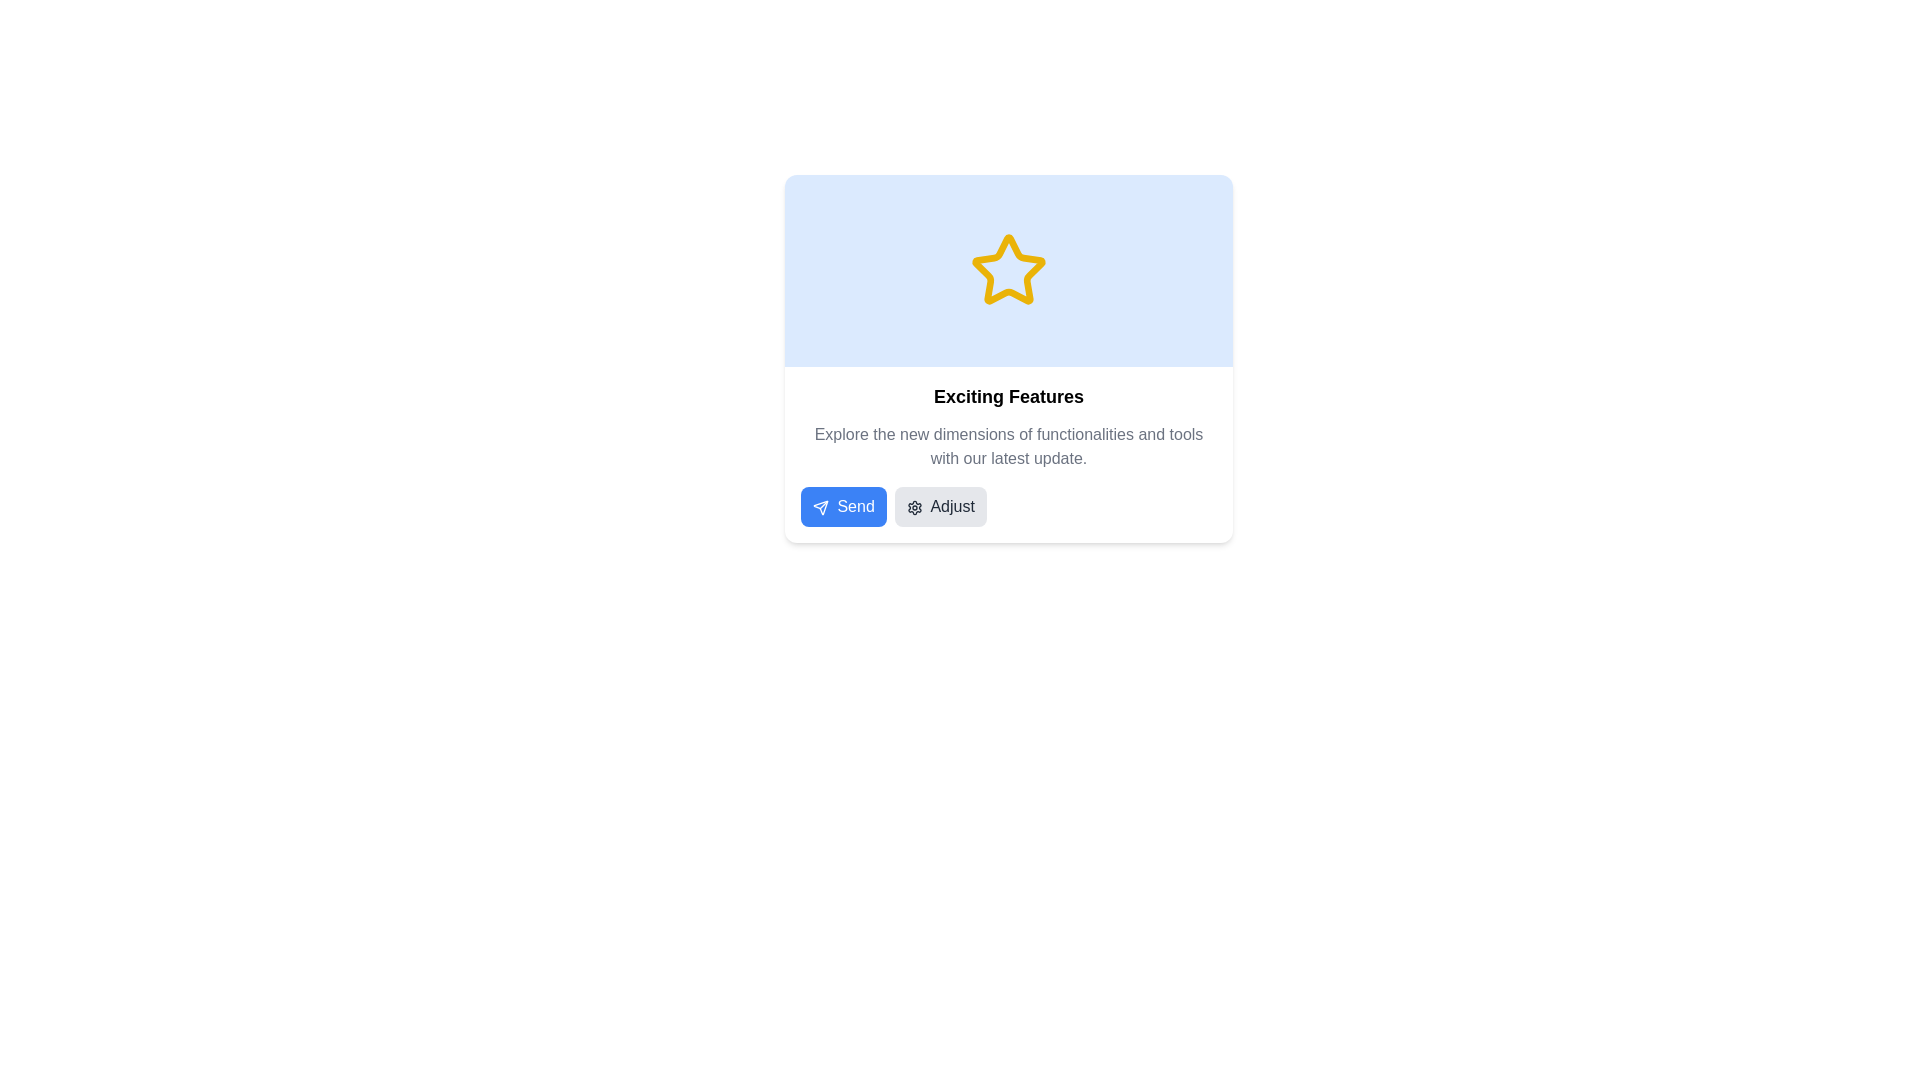 The width and height of the screenshot is (1920, 1080). What do you see at coordinates (820, 505) in the screenshot?
I see `the 'Send' button icon located in the lower-left corner of the card titled 'Exciting Features'` at bounding box center [820, 505].